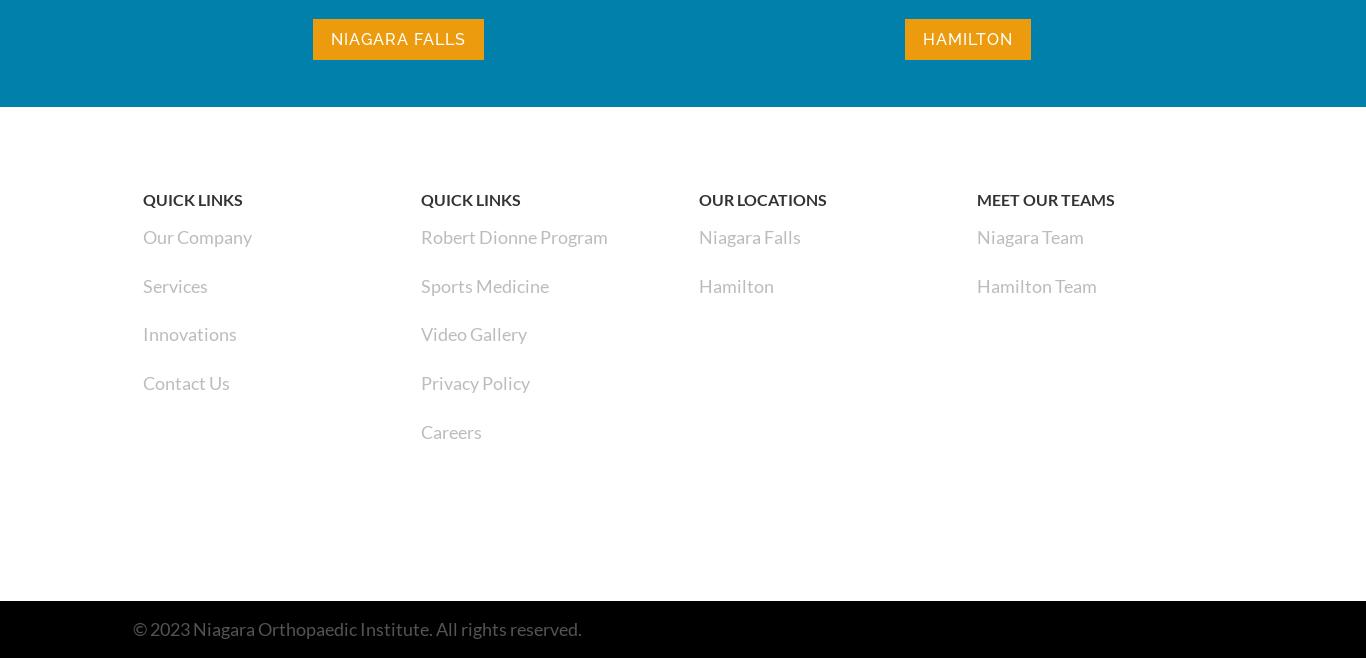 This screenshot has height=658, width=1366. What do you see at coordinates (420, 383) in the screenshot?
I see `'Privacy Policy'` at bounding box center [420, 383].